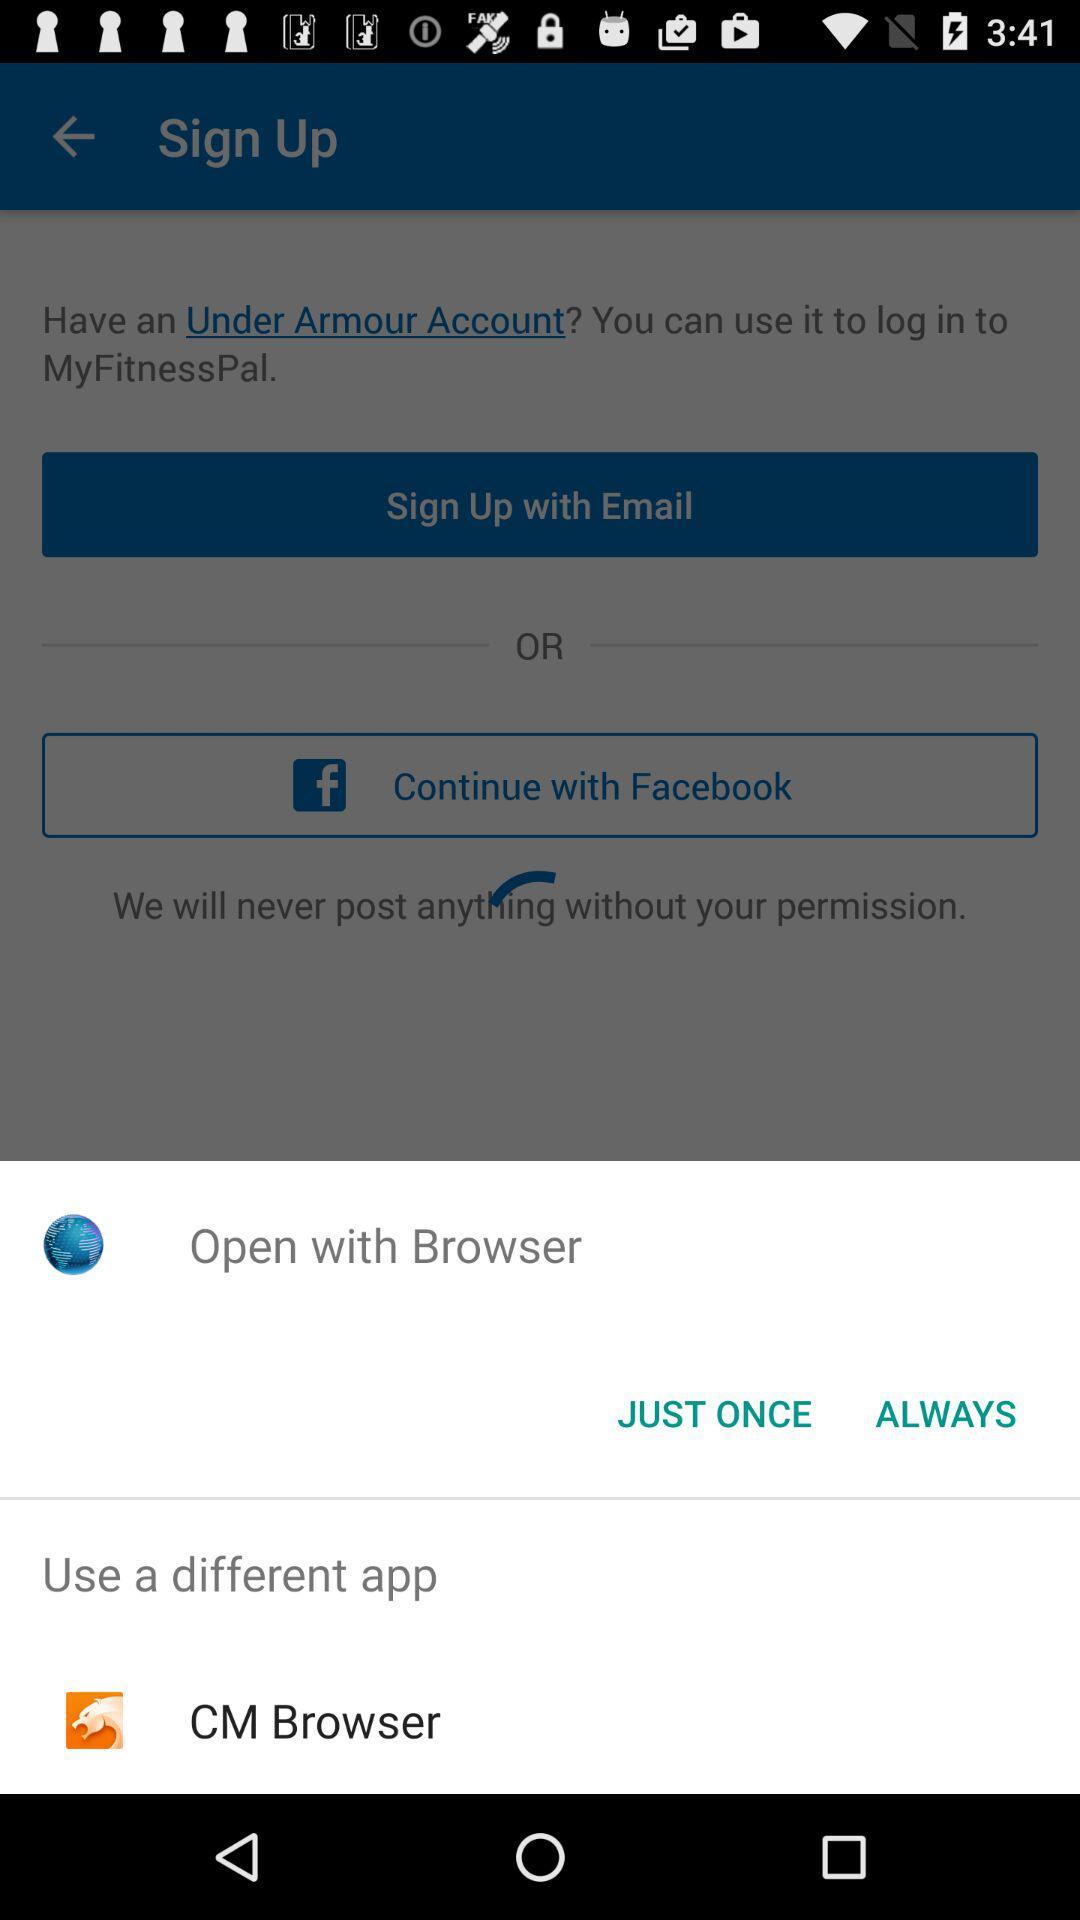 The width and height of the screenshot is (1080, 1920). I want to click on just once item, so click(713, 1411).